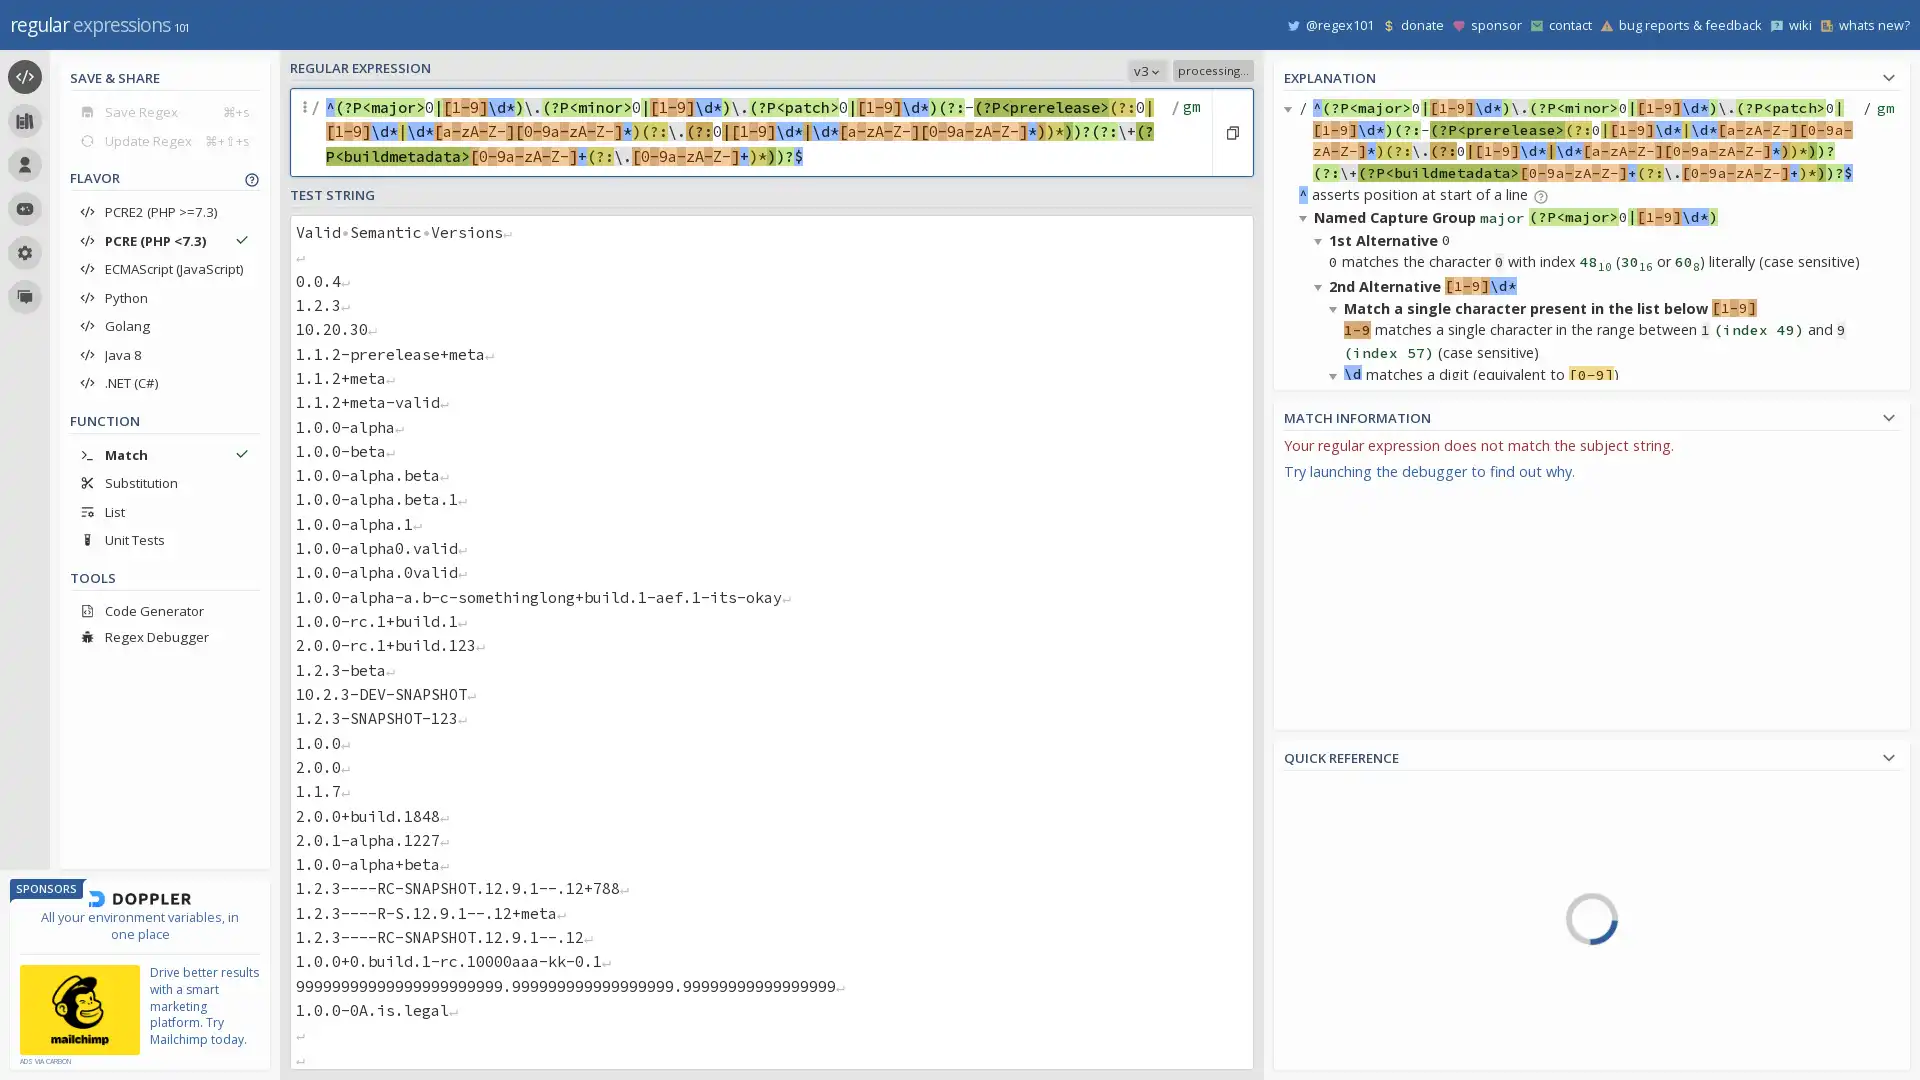 Image resolution: width=1920 pixels, height=1080 pixels. What do you see at coordinates (1377, 1001) in the screenshot?
I see `Group Constructs` at bounding box center [1377, 1001].